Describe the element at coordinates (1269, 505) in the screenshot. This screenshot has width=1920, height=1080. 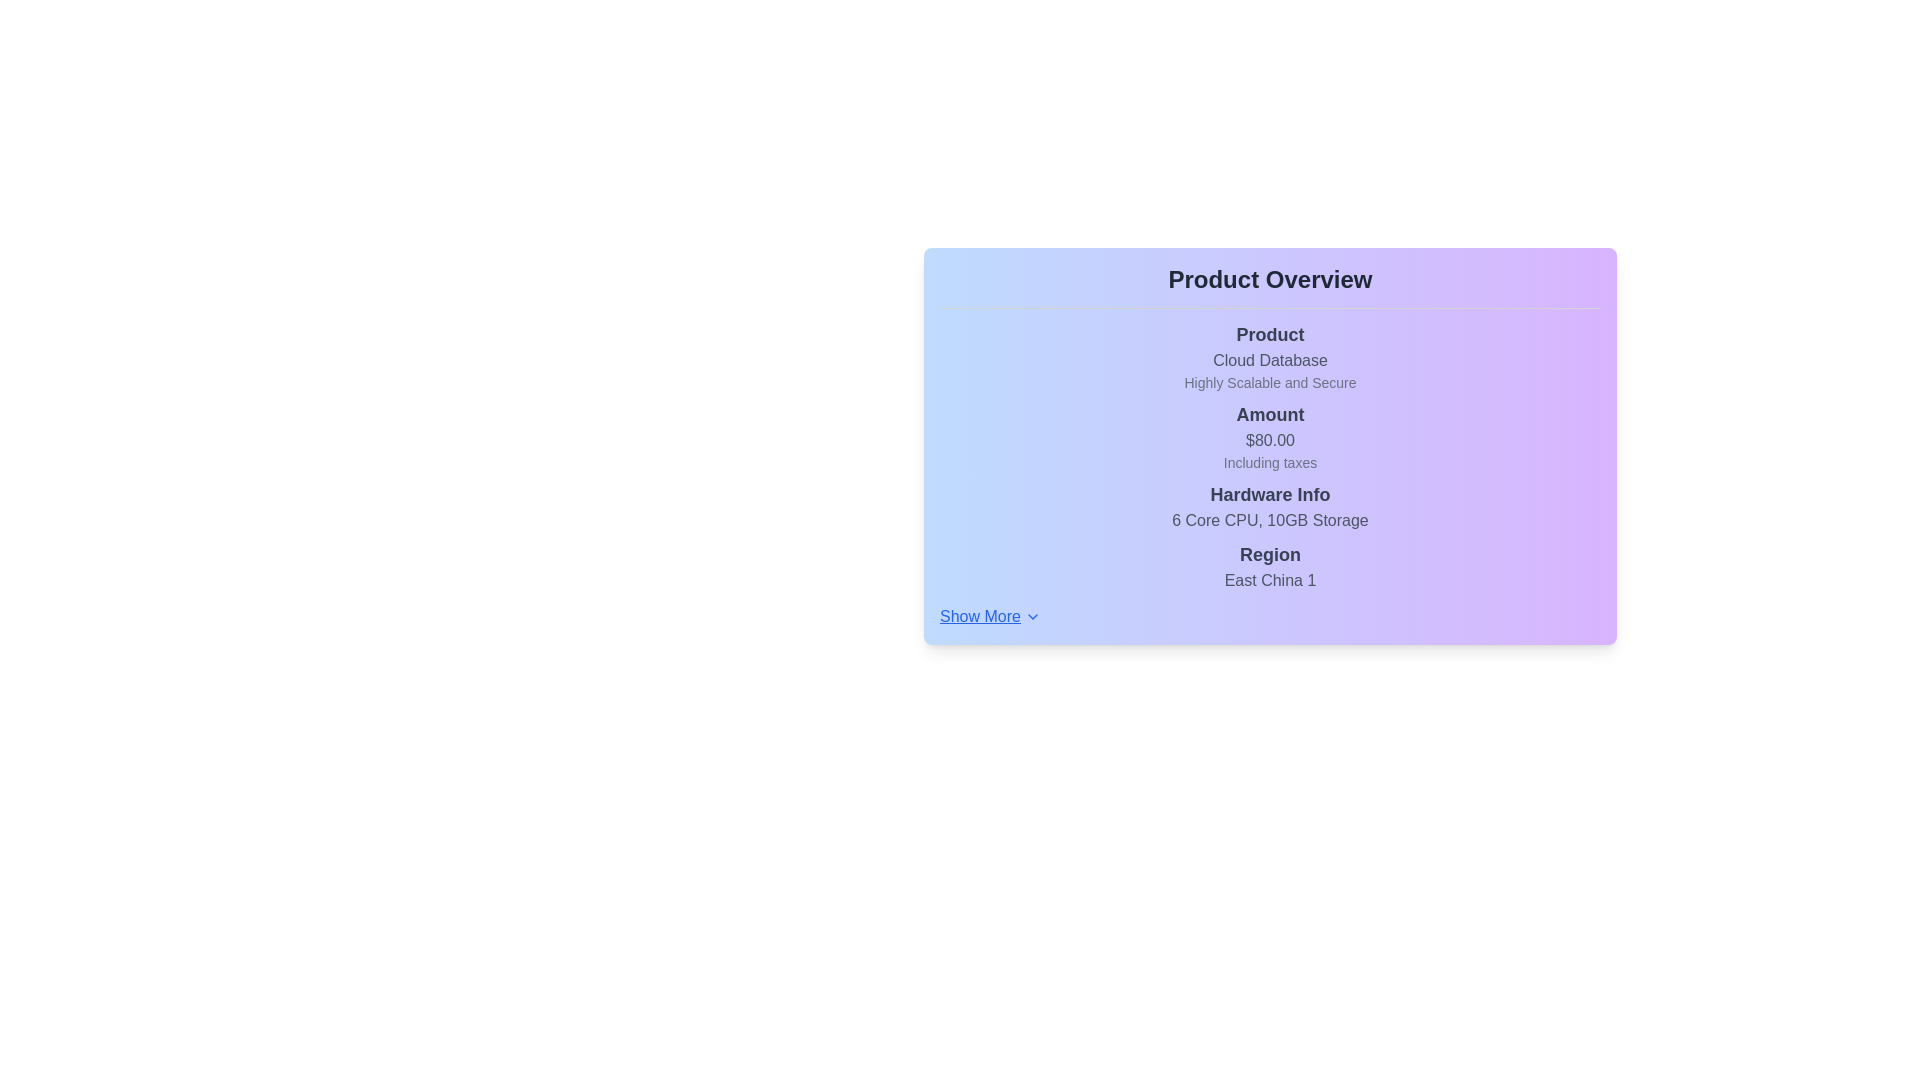
I see `descriptive text in the 'Product Overview' card located below the 'Amount' section and above the 'Region' section` at that location.